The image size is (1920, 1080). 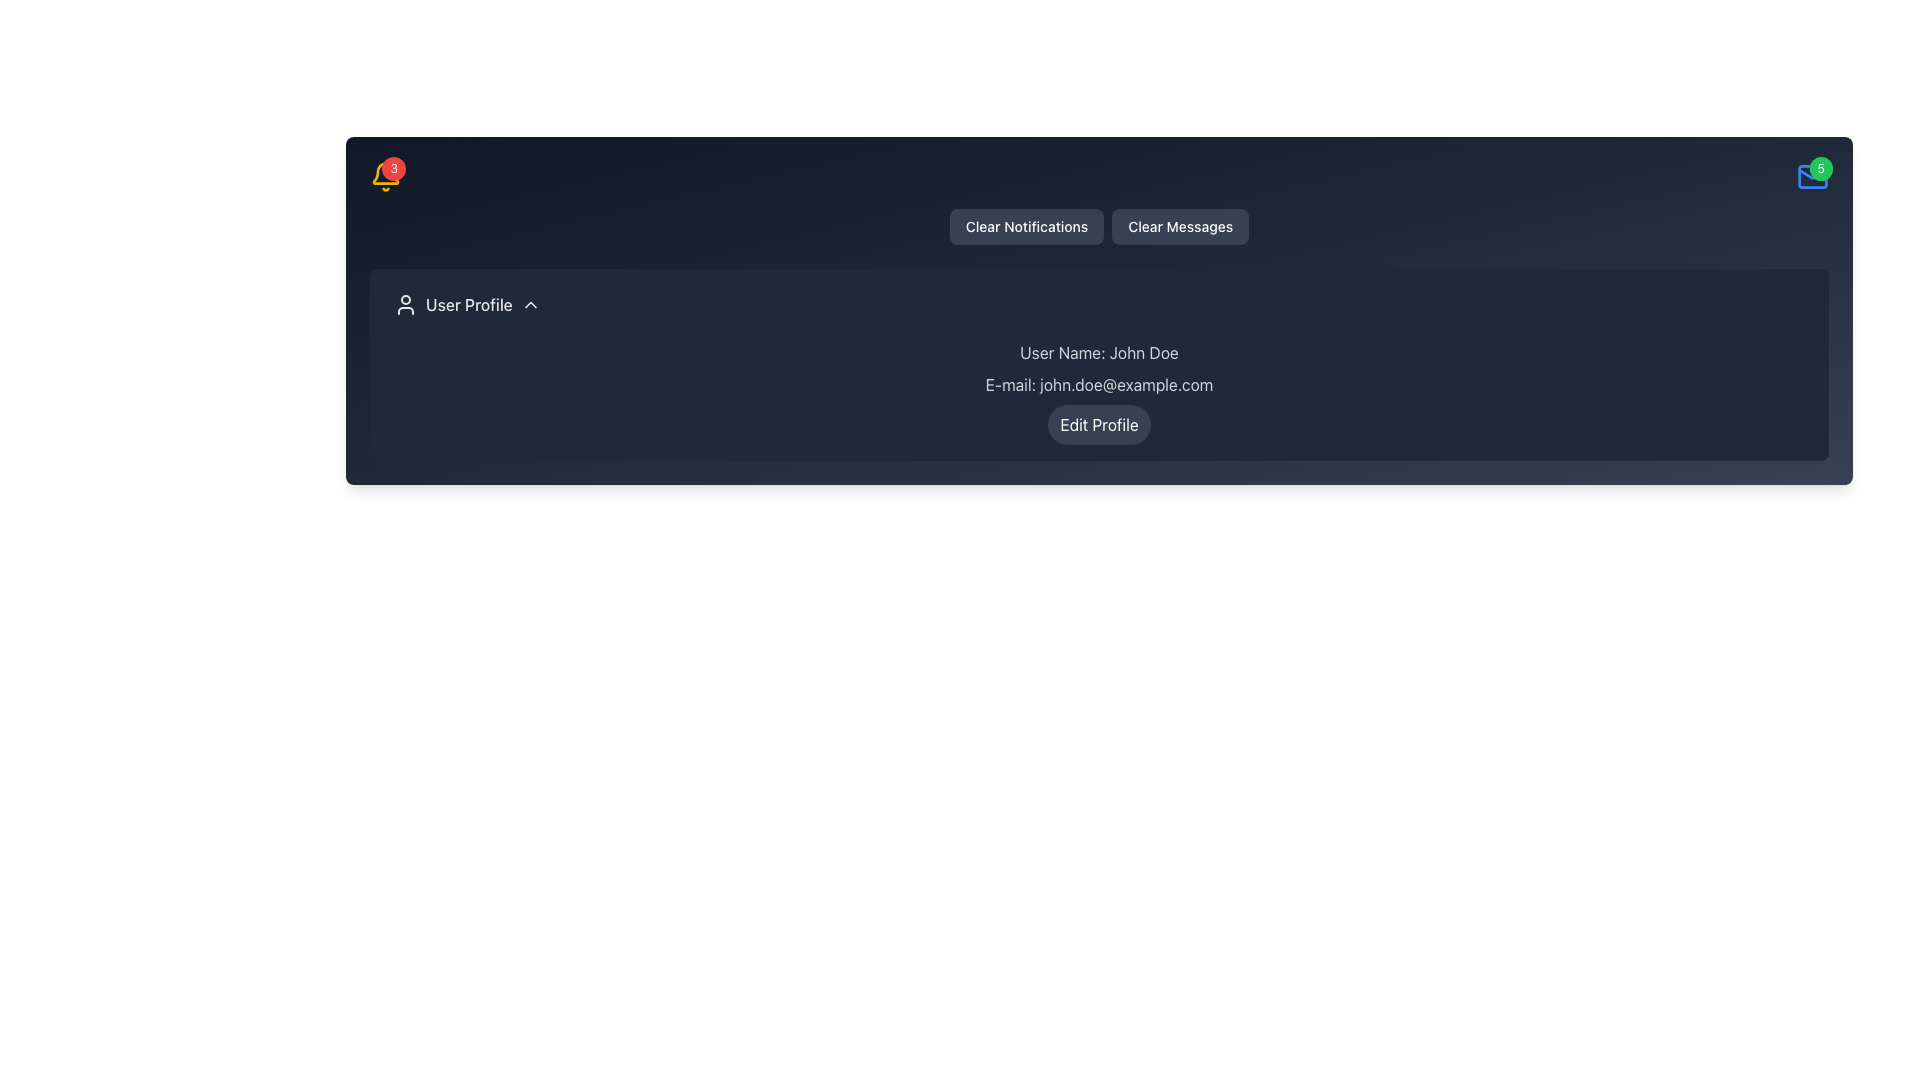 What do you see at coordinates (1813, 172) in the screenshot?
I see `the triangular detail of the envelope icon located at the top-right corner of the interface, which represents the flap of the envelope` at bounding box center [1813, 172].